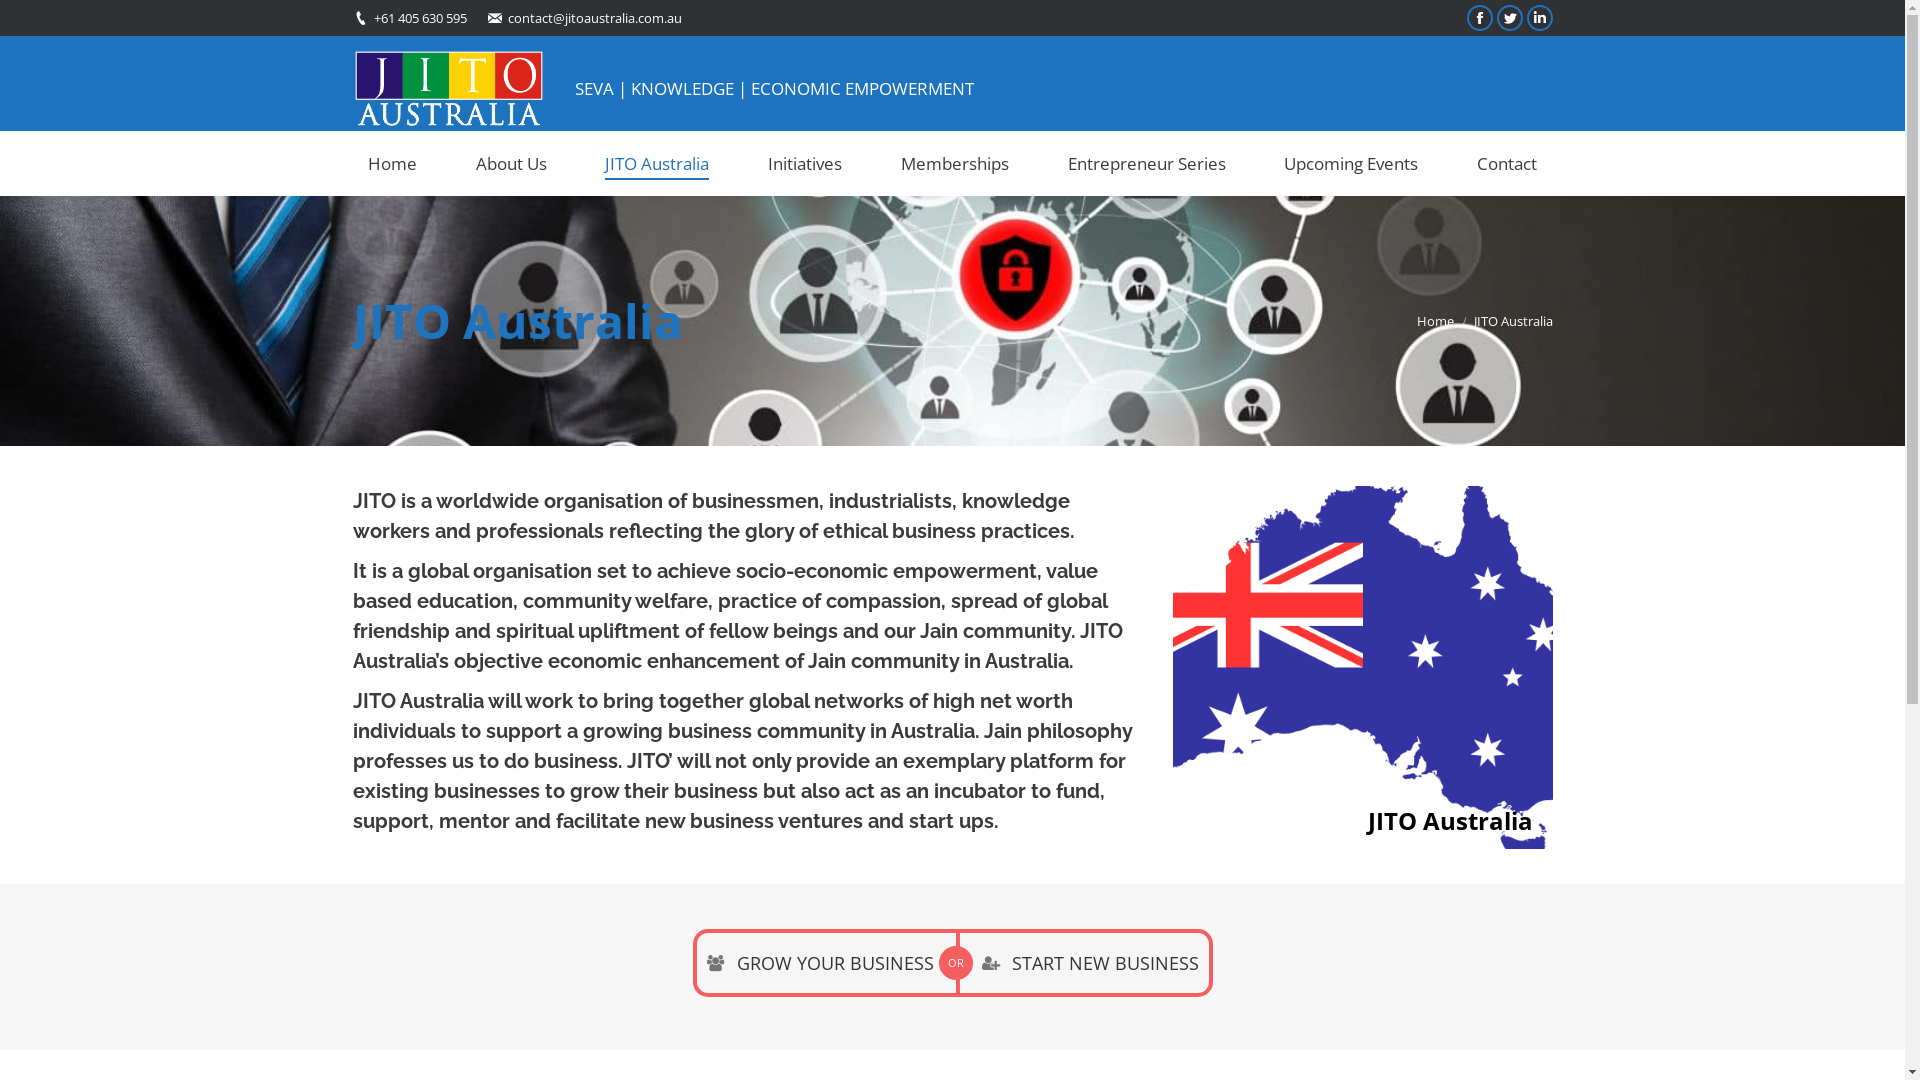  What do you see at coordinates (657, 162) in the screenshot?
I see `'JITO Australia'` at bounding box center [657, 162].